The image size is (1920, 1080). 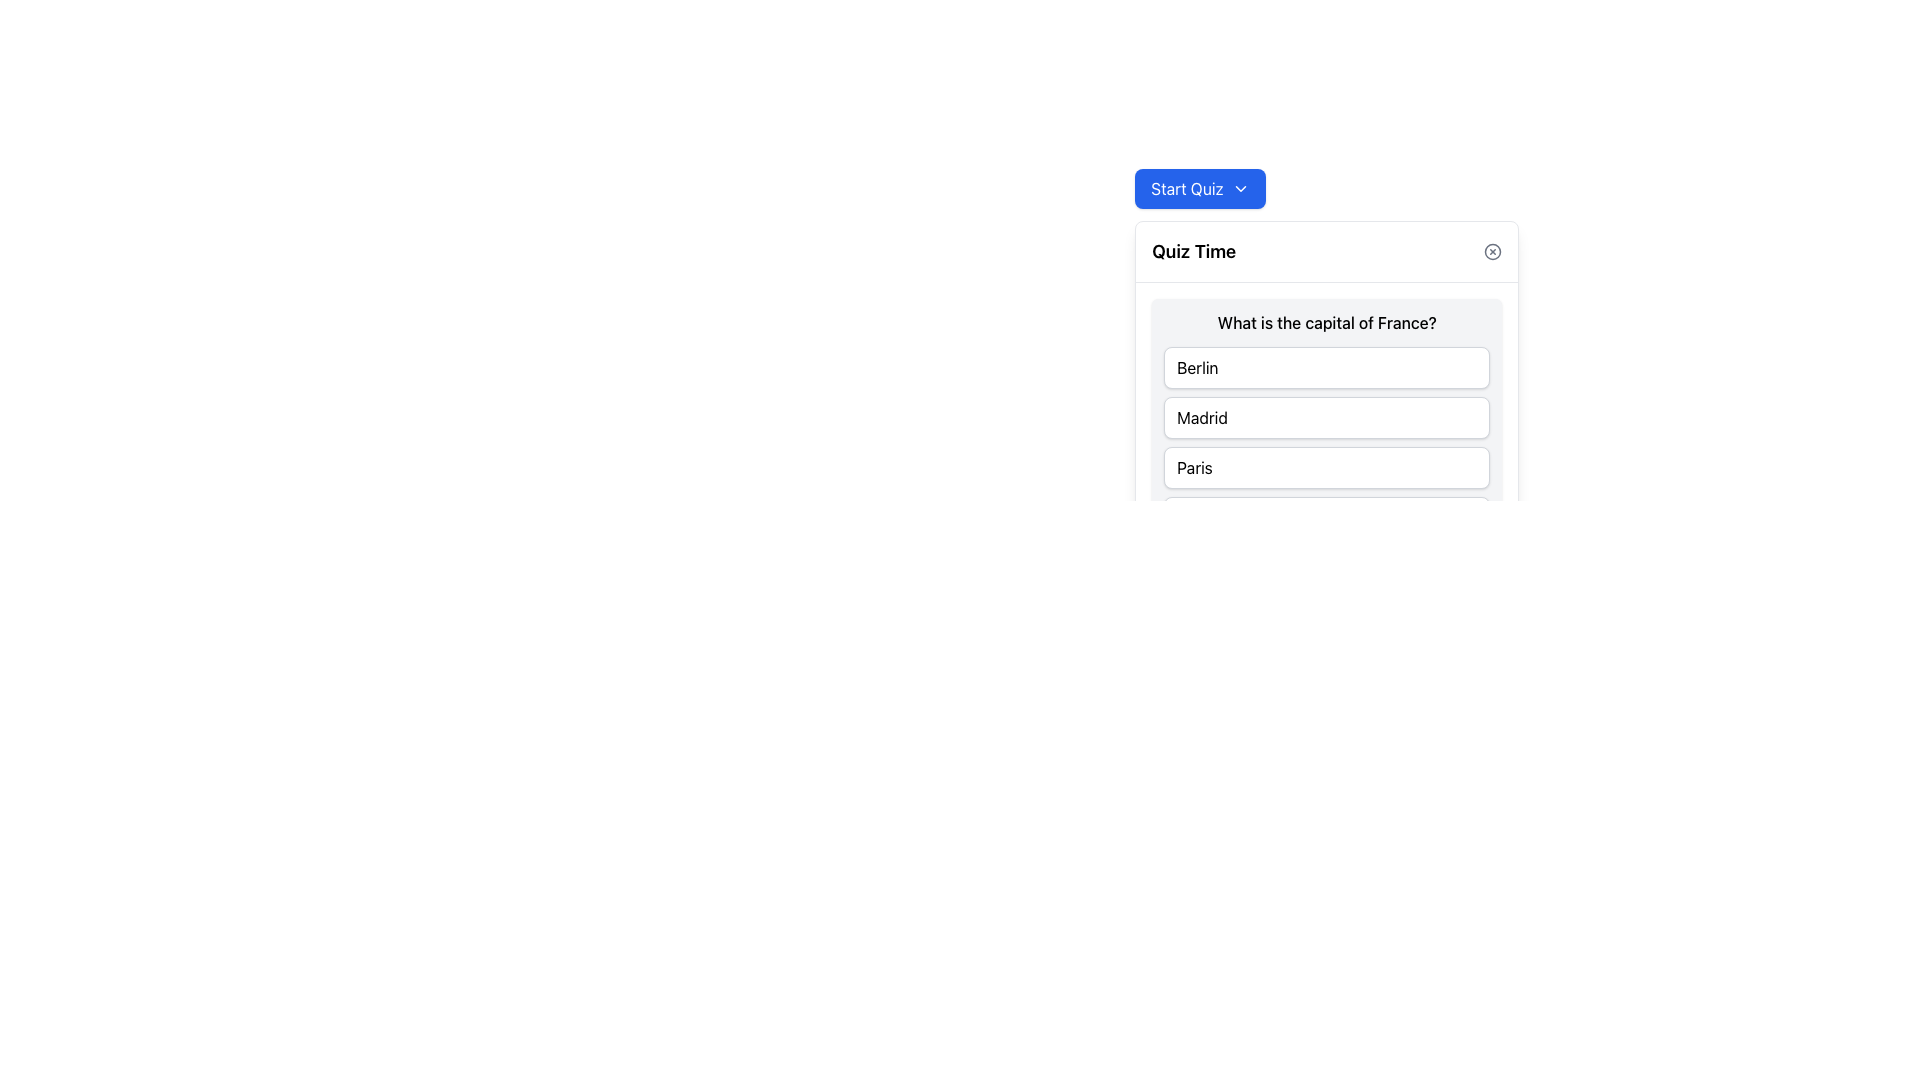 I want to click on the button at the top-left of the quiz interface, which is horizontally centered and located above the 'Quiz Time' section, so click(x=1200, y=189).